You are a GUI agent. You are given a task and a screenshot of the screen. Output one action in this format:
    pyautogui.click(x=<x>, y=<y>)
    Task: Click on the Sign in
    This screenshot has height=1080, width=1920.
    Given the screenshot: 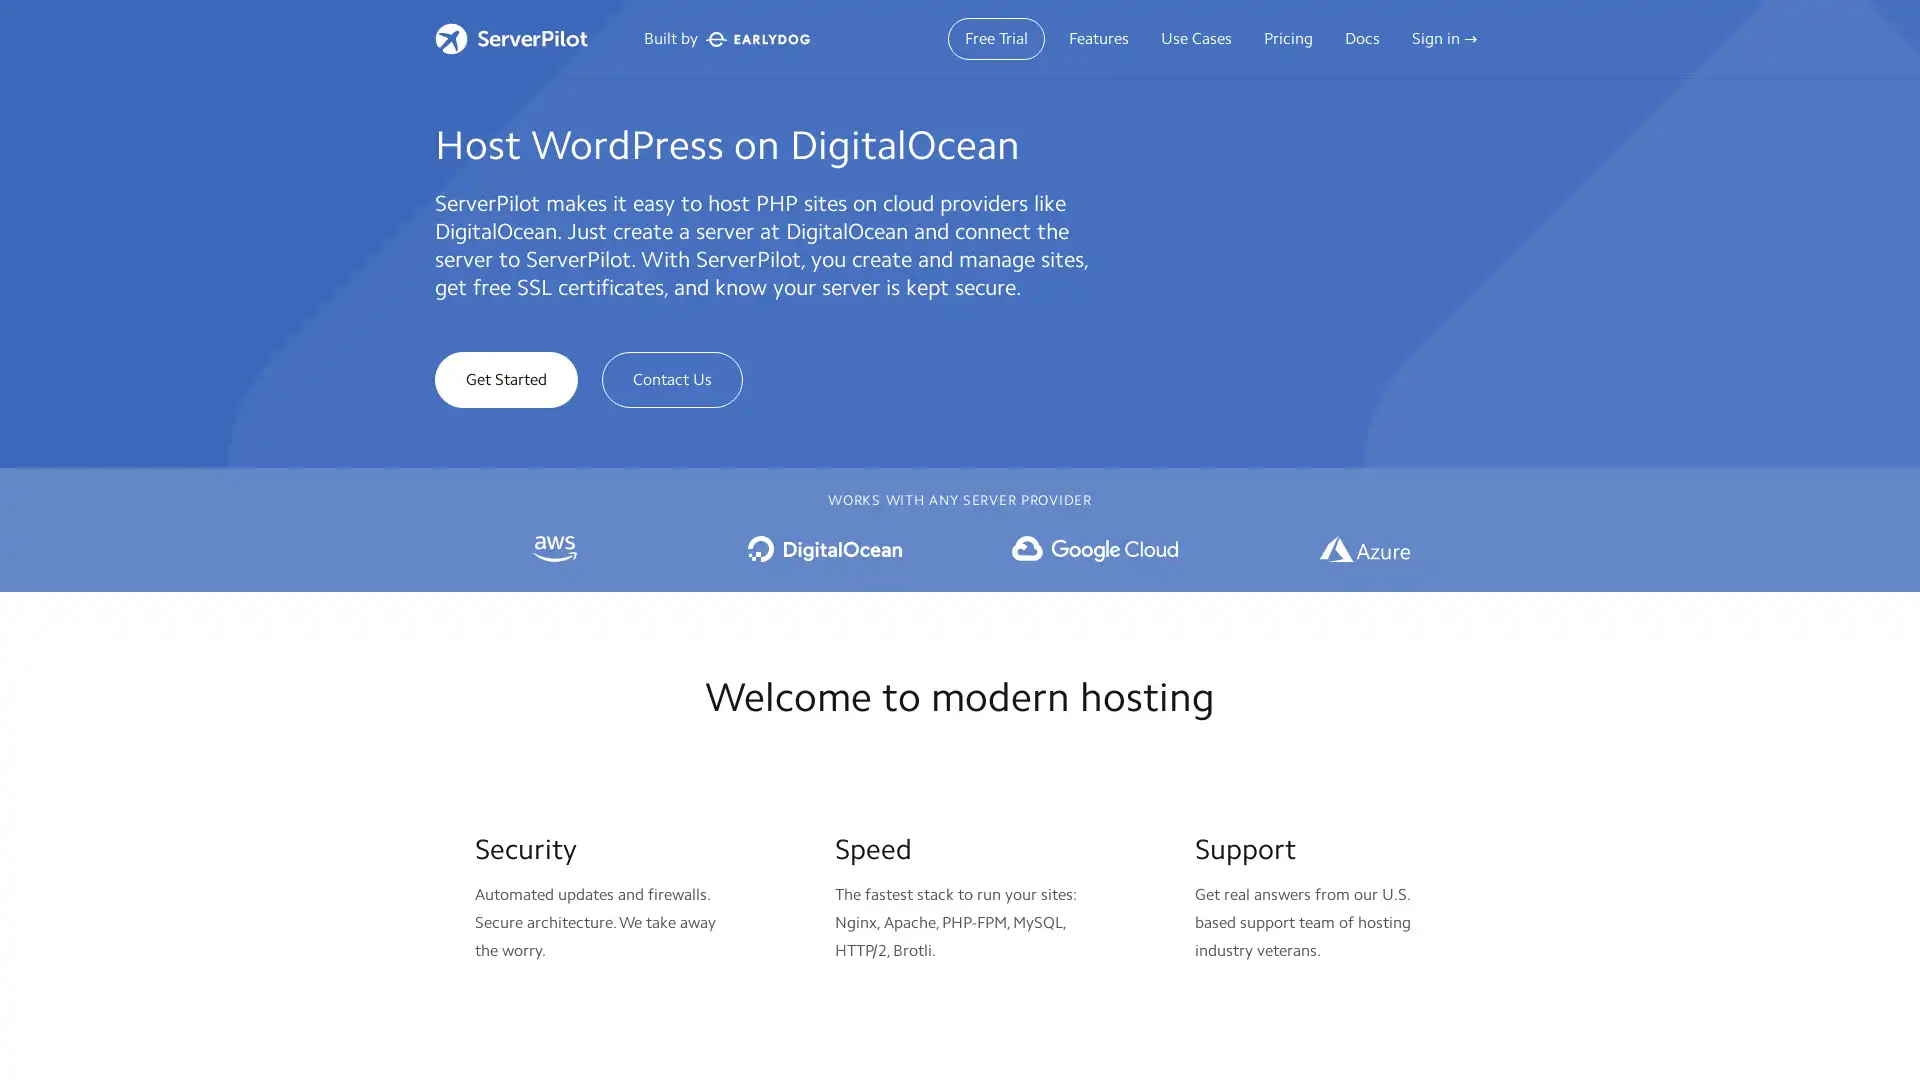 What is the action you would take?
    pyautogui.click(x=1444, y=38)
    